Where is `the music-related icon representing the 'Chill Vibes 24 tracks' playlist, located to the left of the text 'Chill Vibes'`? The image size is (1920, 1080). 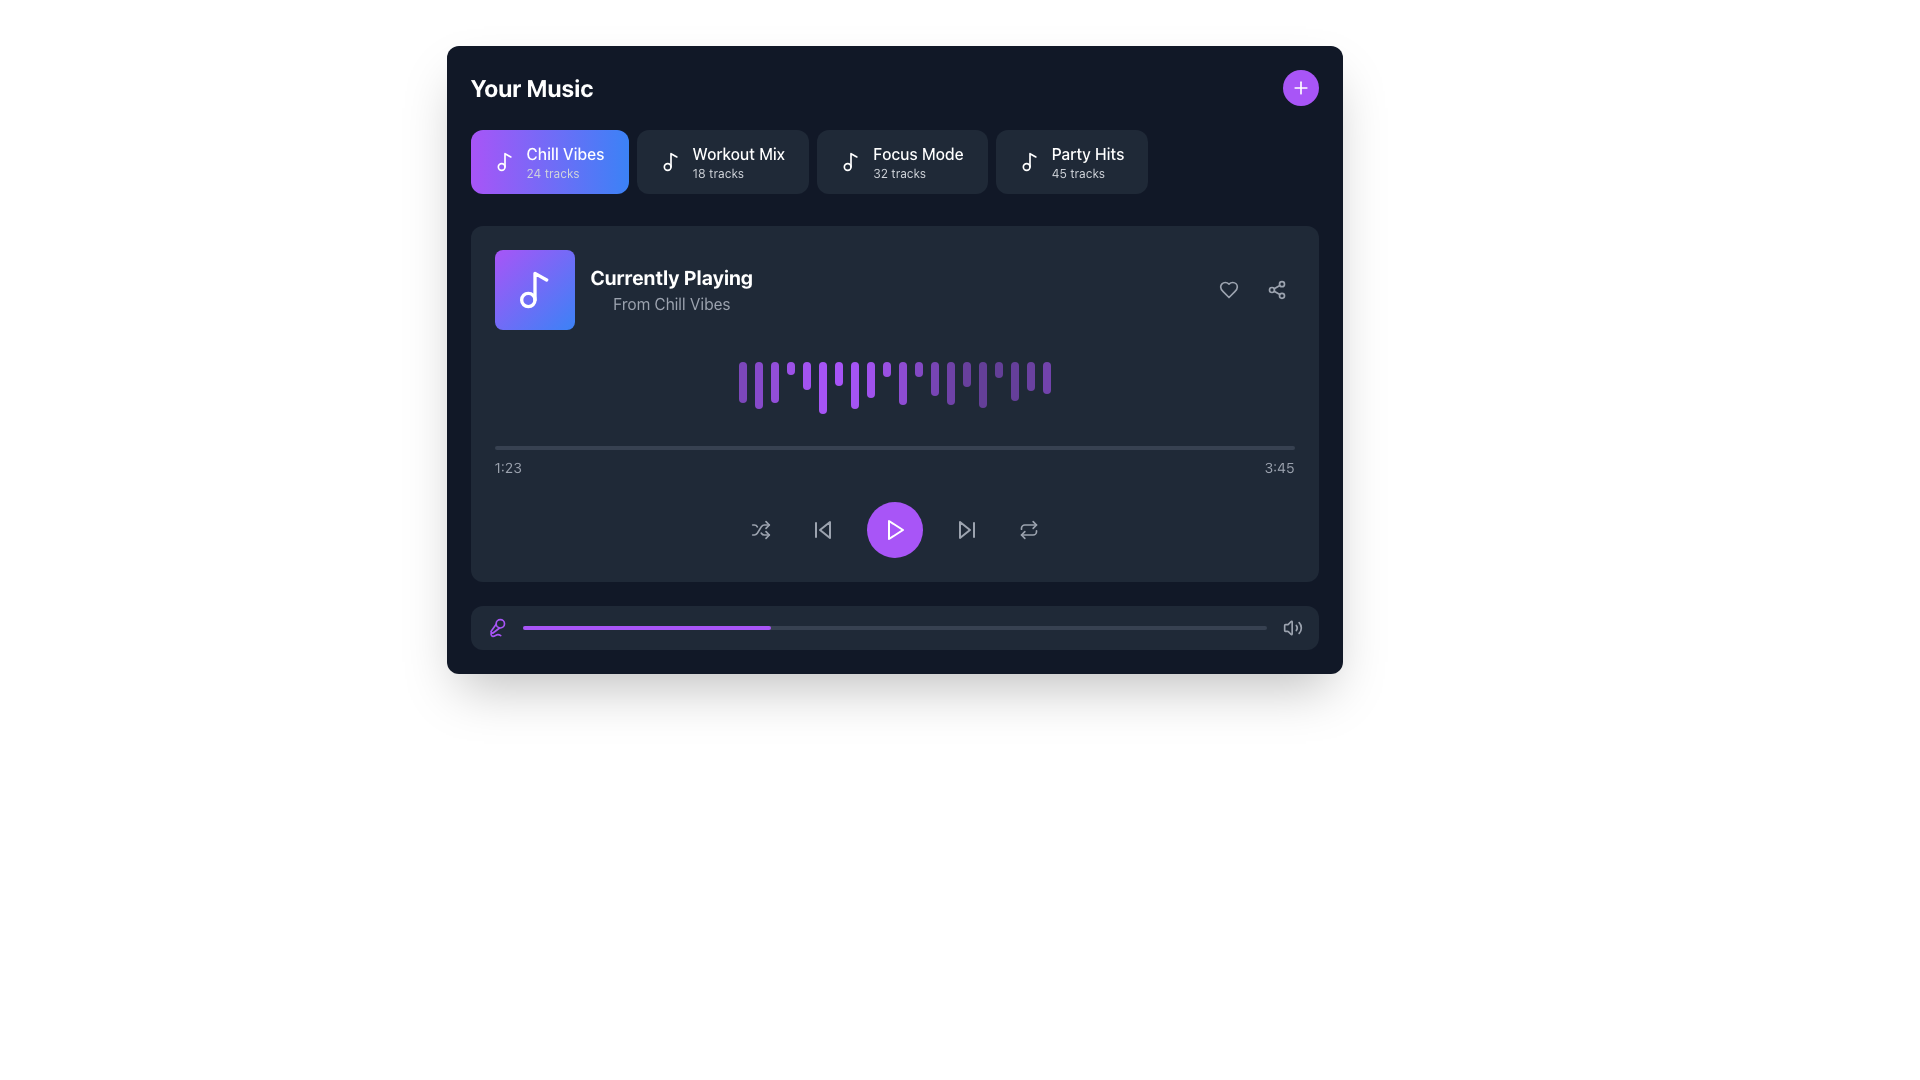 the music-related icon representing the 'Chill Vibes 24 tracks' playlist, located to the left of the text 'Chill Vibes' is located at coordinates (504, 161).